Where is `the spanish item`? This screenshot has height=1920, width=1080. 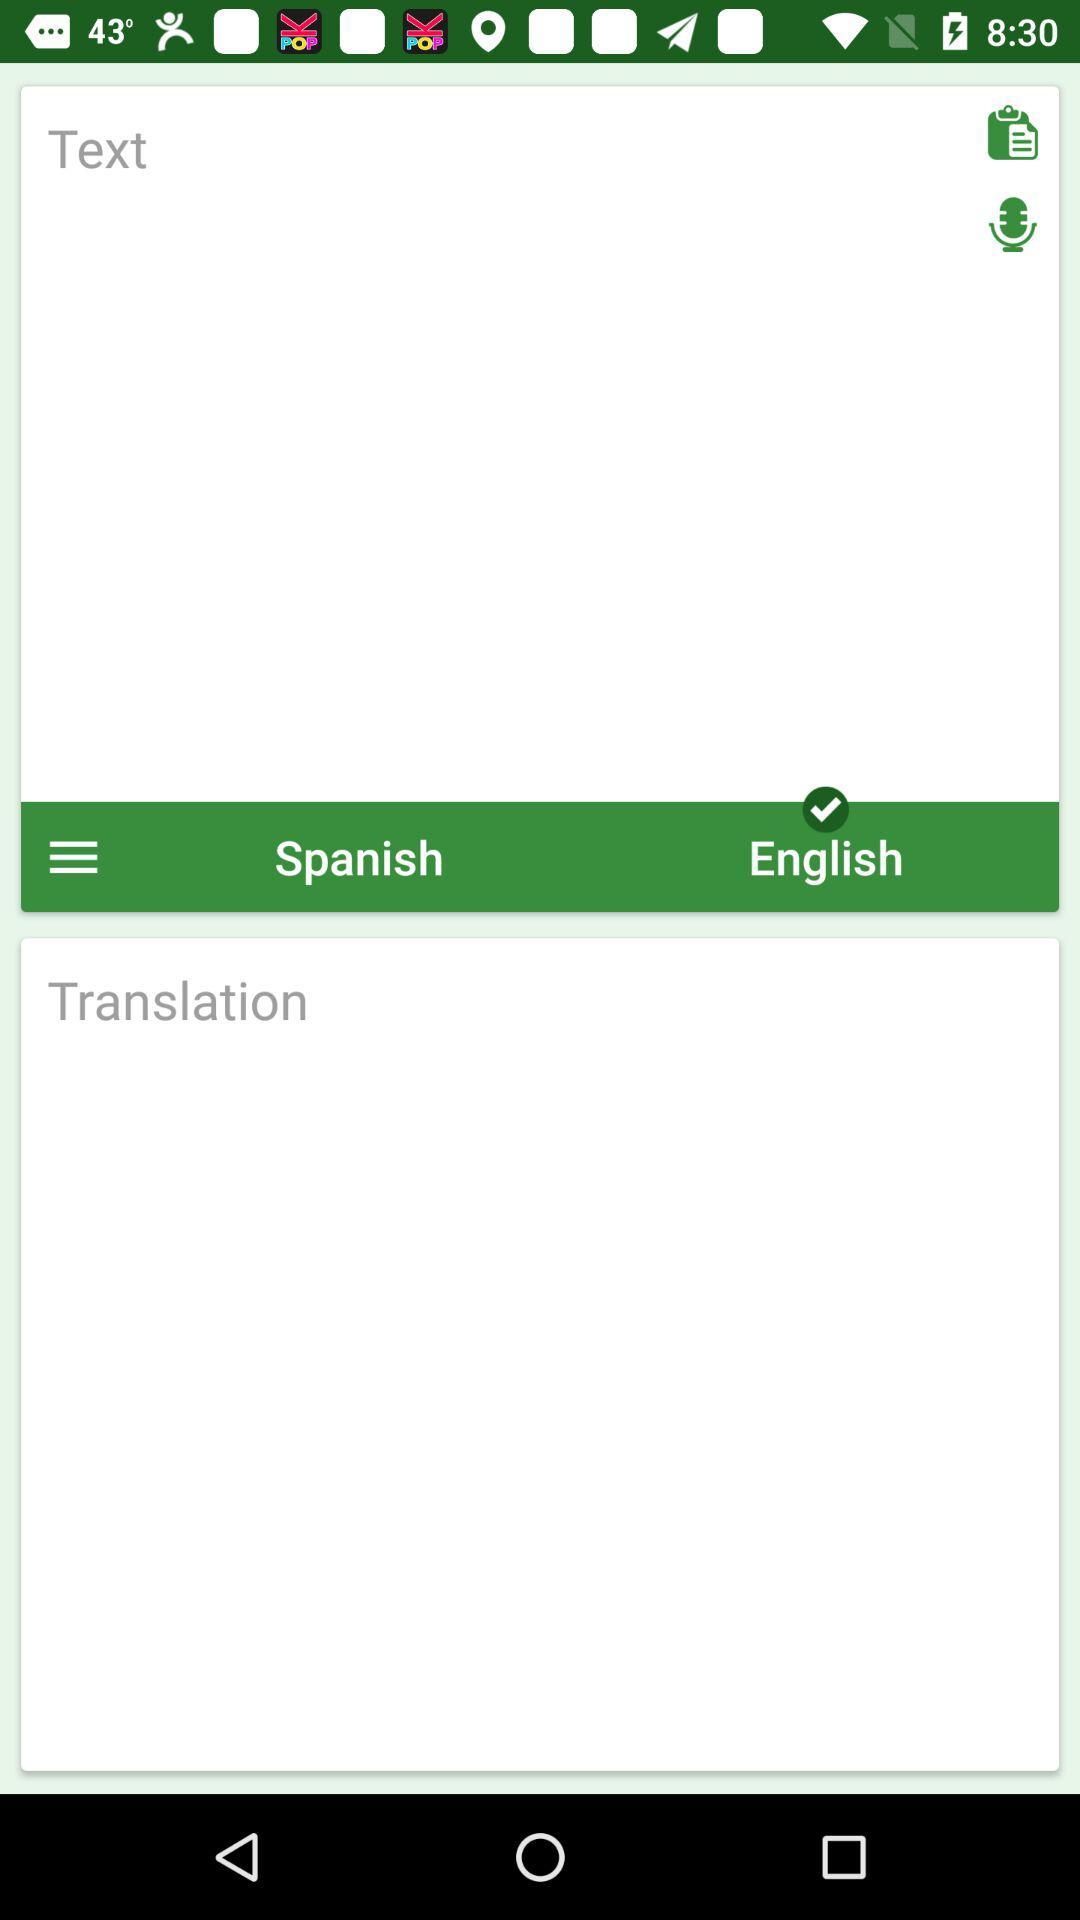 the spanish item is located at coordinates (358, 856).